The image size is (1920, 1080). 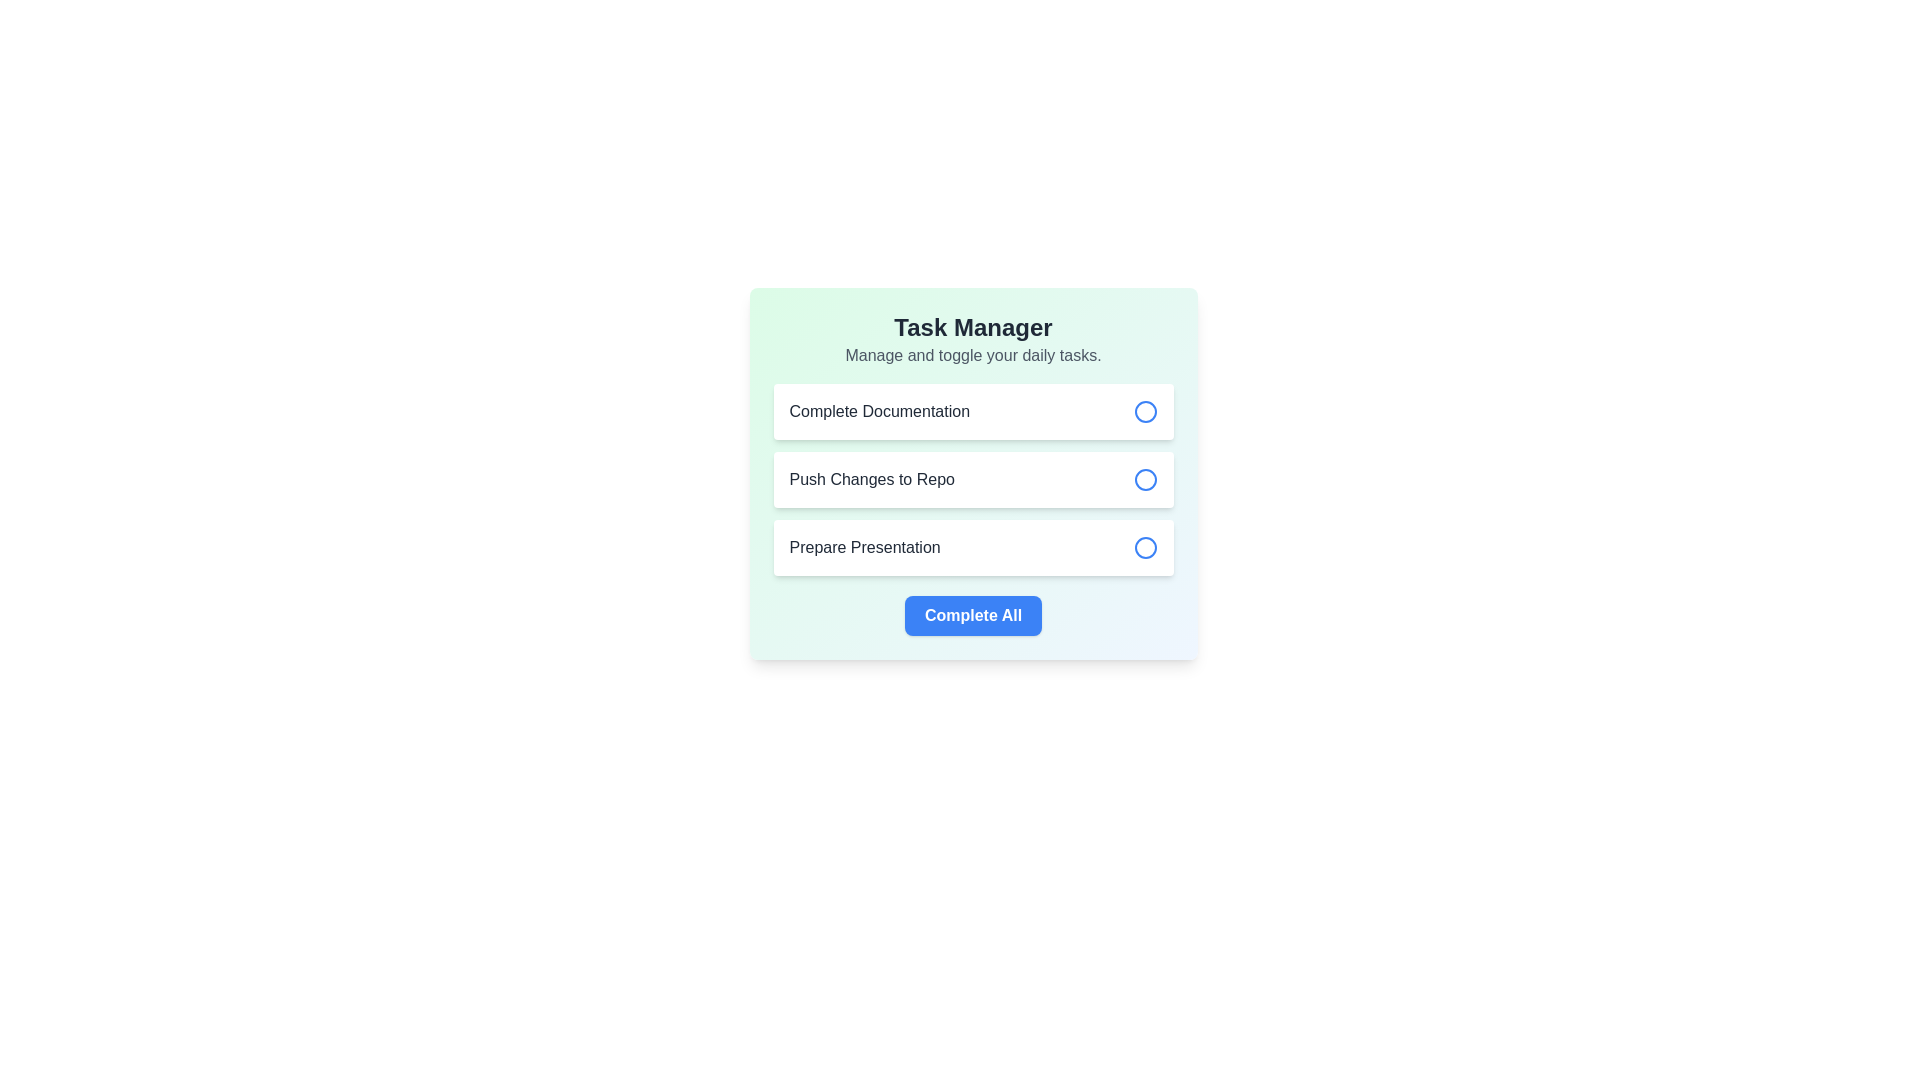 I want to click on the blue circle graphical indicator in the task list for the 'Prepare Presentation' item in the 'Task Manager' section, so click(x=1145, y=547).